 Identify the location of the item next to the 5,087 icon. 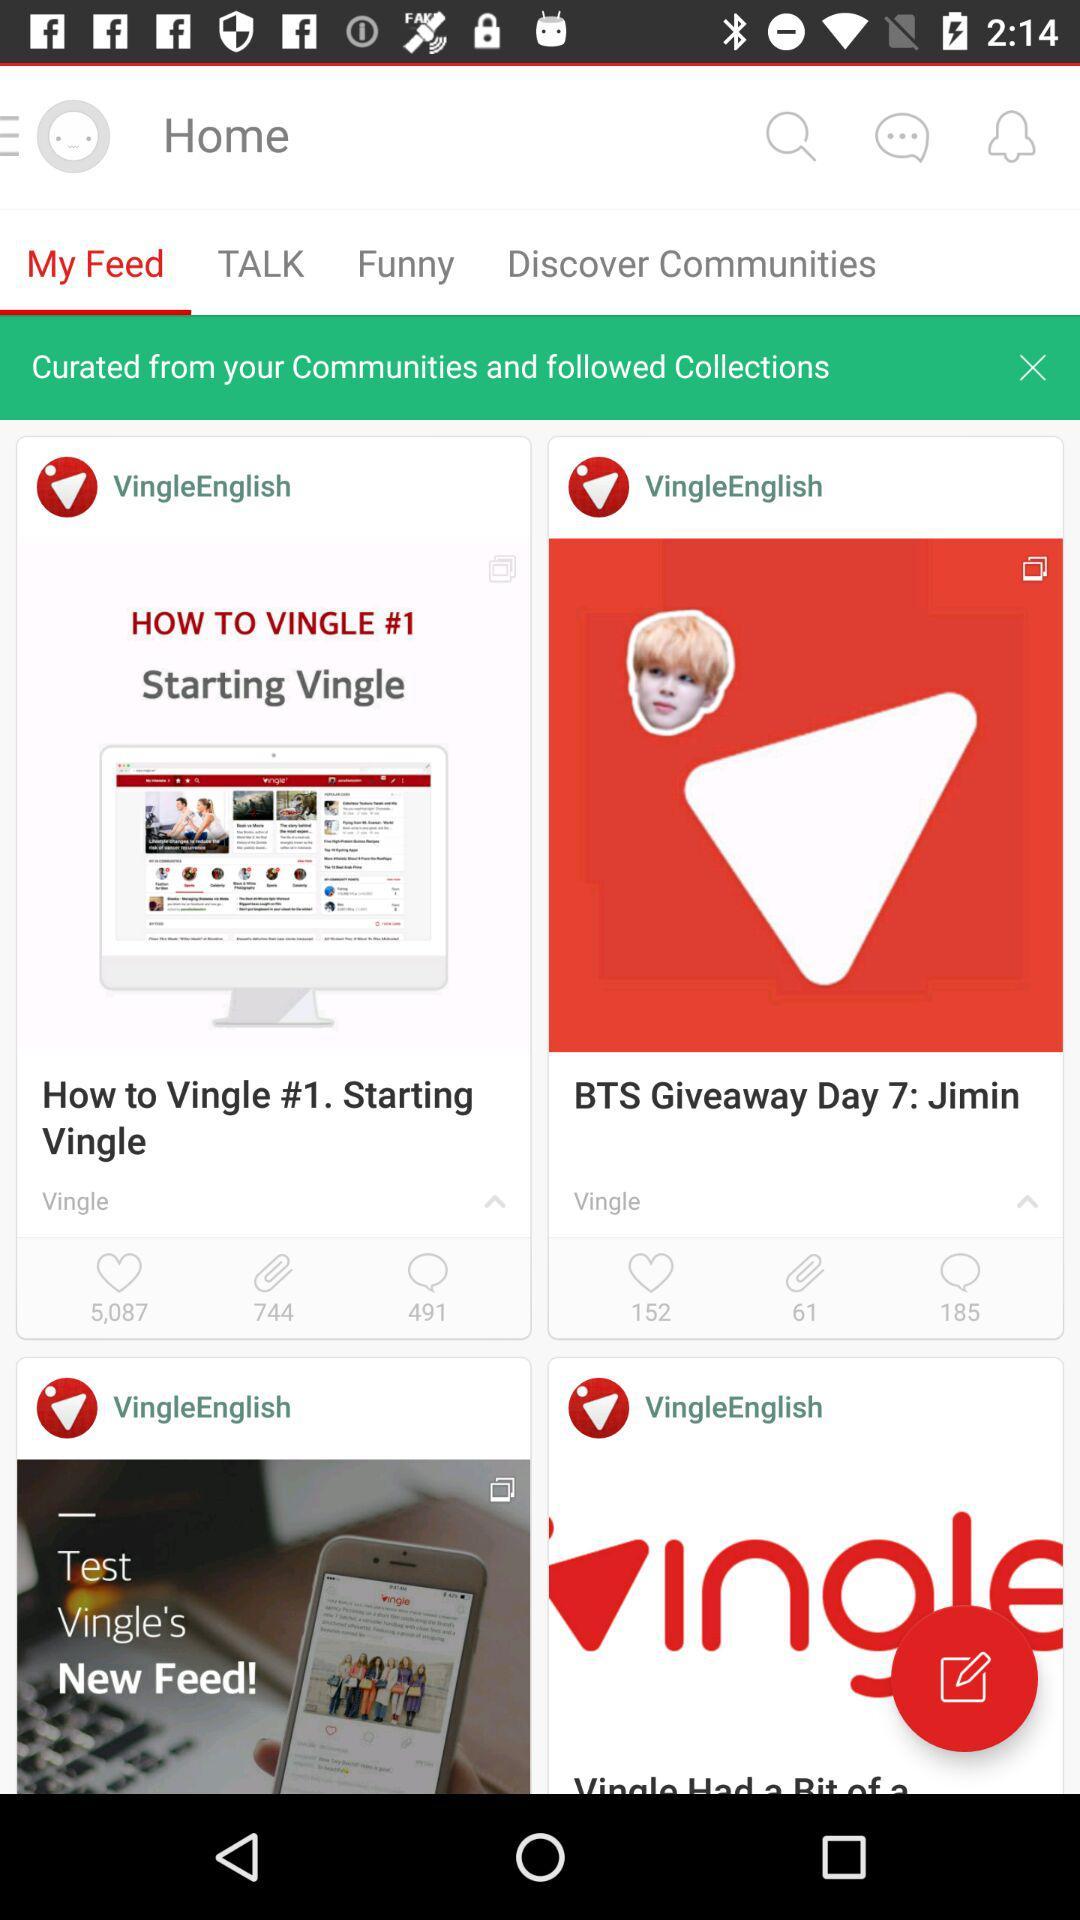
(273, 1290).